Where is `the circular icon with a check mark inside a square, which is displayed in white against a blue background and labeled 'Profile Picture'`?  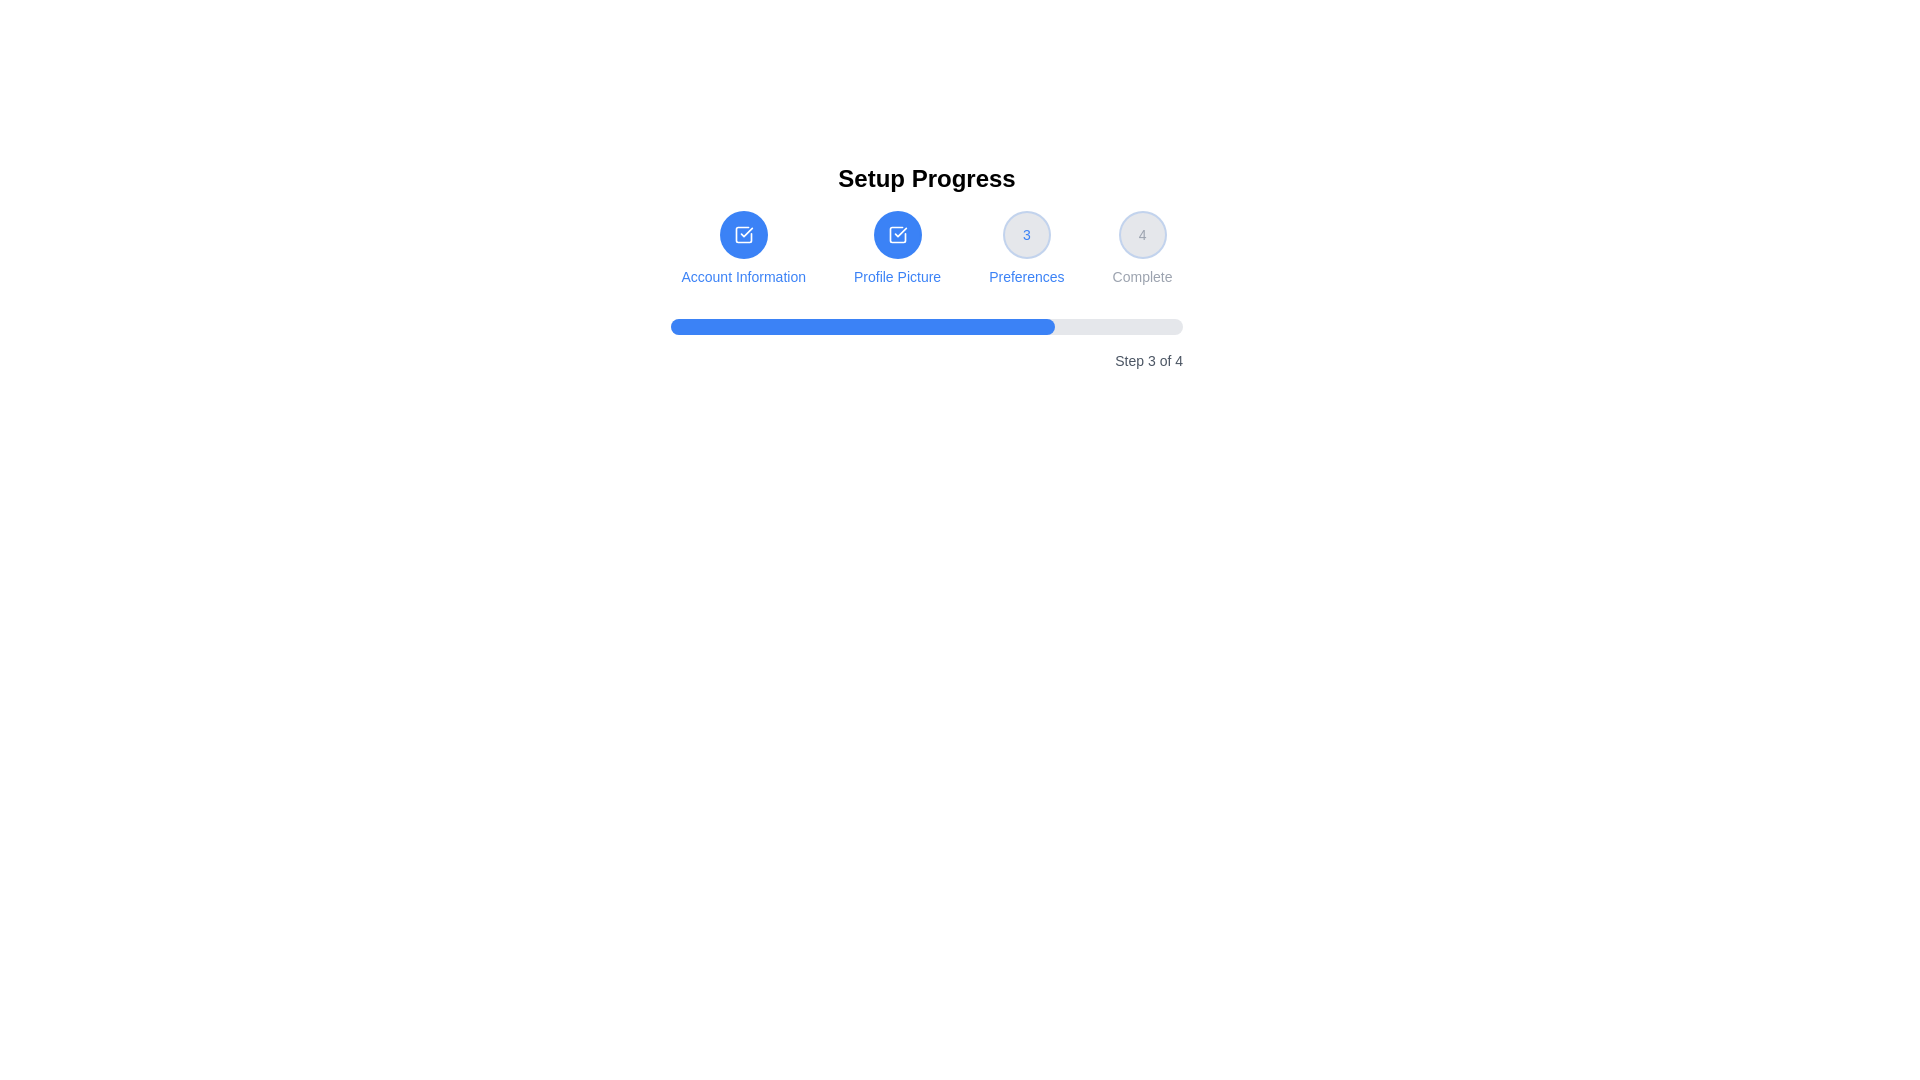 the circular icon with a check mark inside a square, which is displayed in white against a blue background and labeled 'Profile Picture' is located at coordinates (896, 248).